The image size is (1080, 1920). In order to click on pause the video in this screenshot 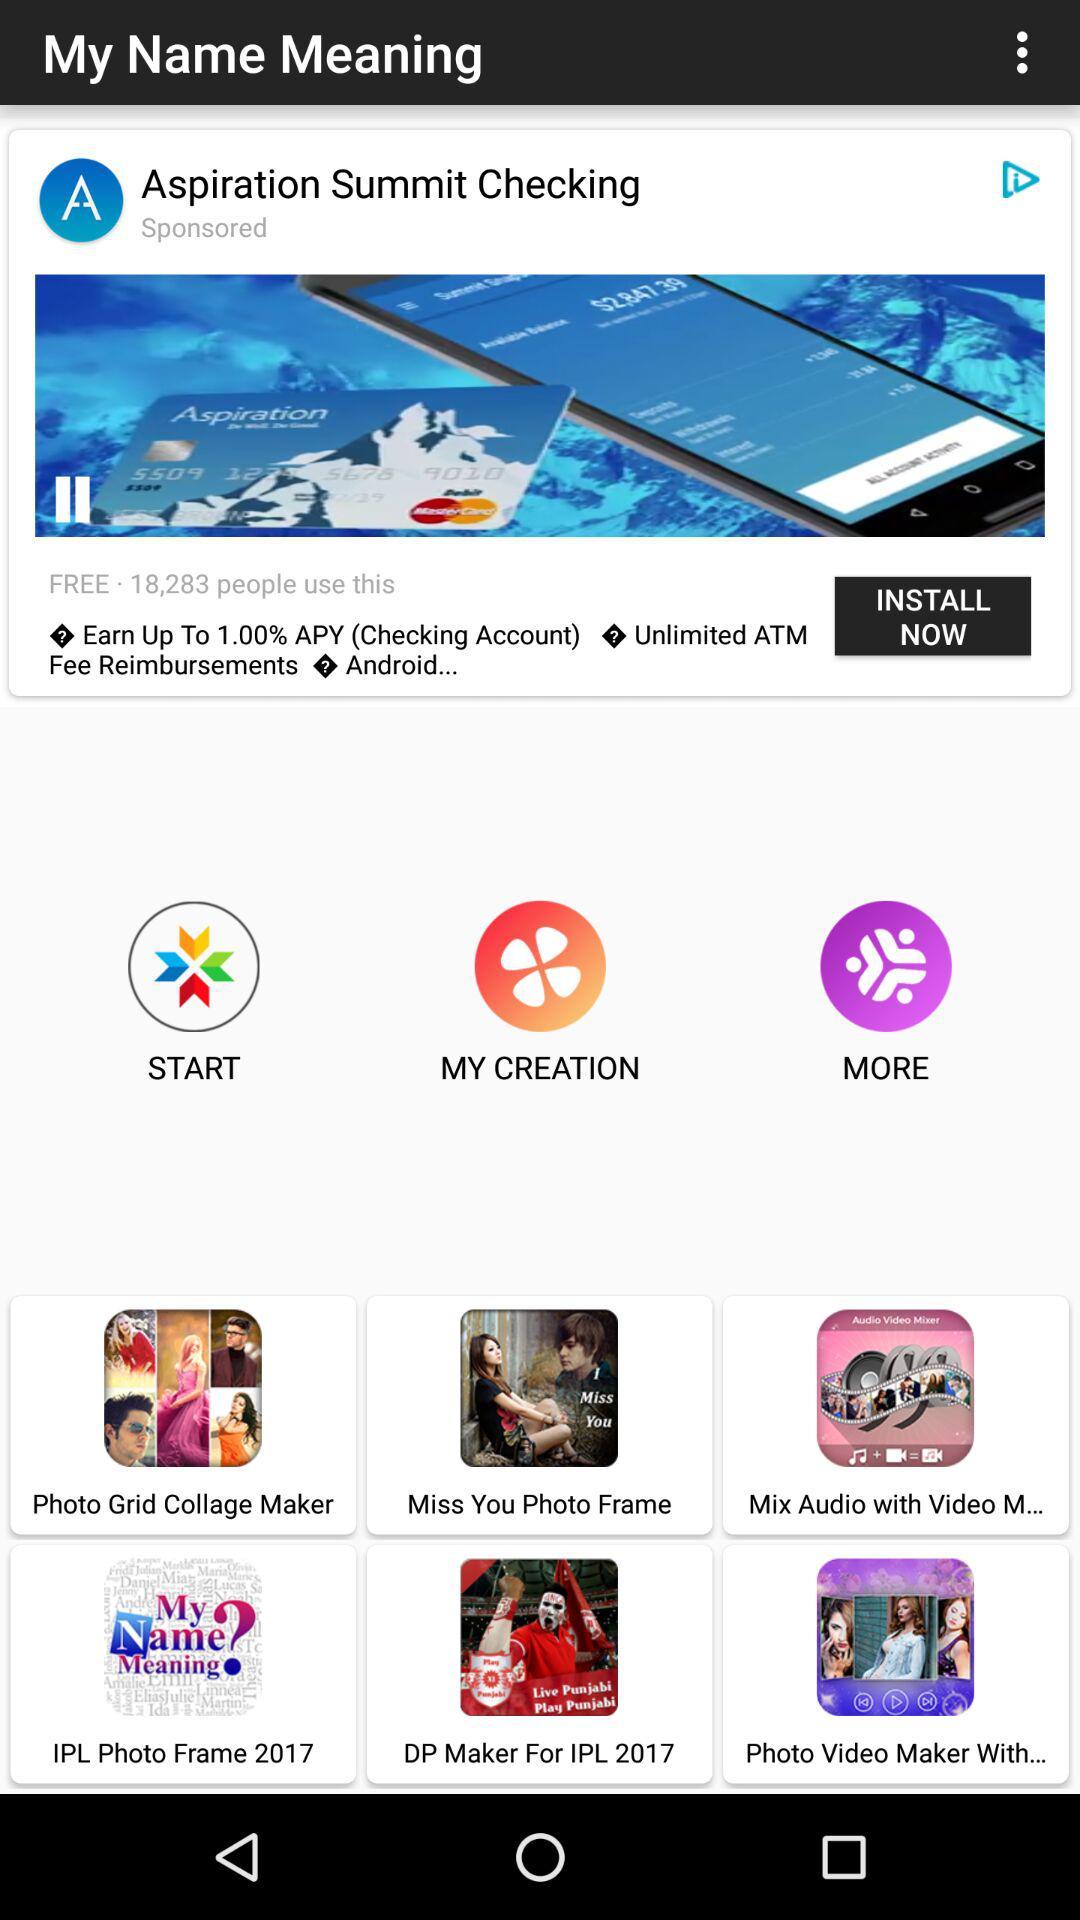, I will do `click(71, 499)`.